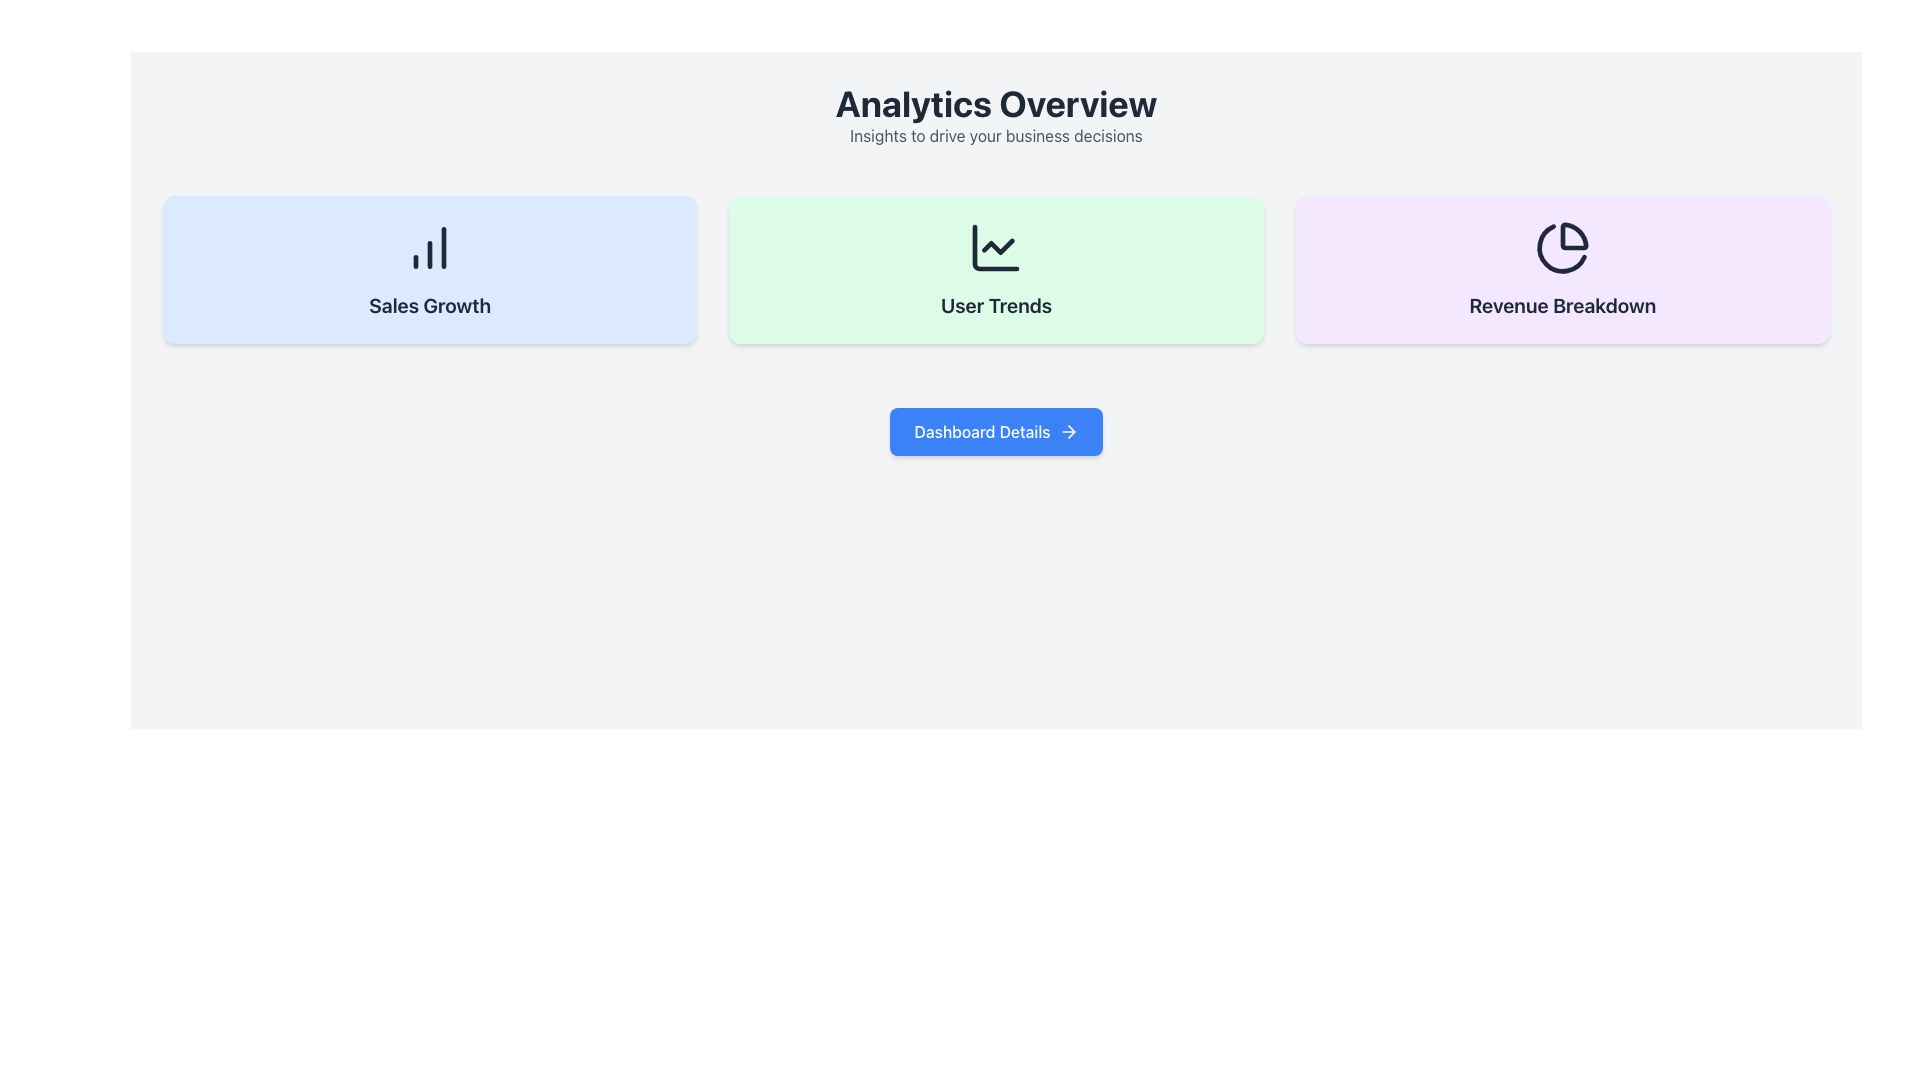  What do you see at coordinates (1067, 431) in the screenshot?
I see `the navigation prompt icon located to the right of the 'Dashboard Details' button, which suggests forward movement or progression` at bounding box center [1067, 431].